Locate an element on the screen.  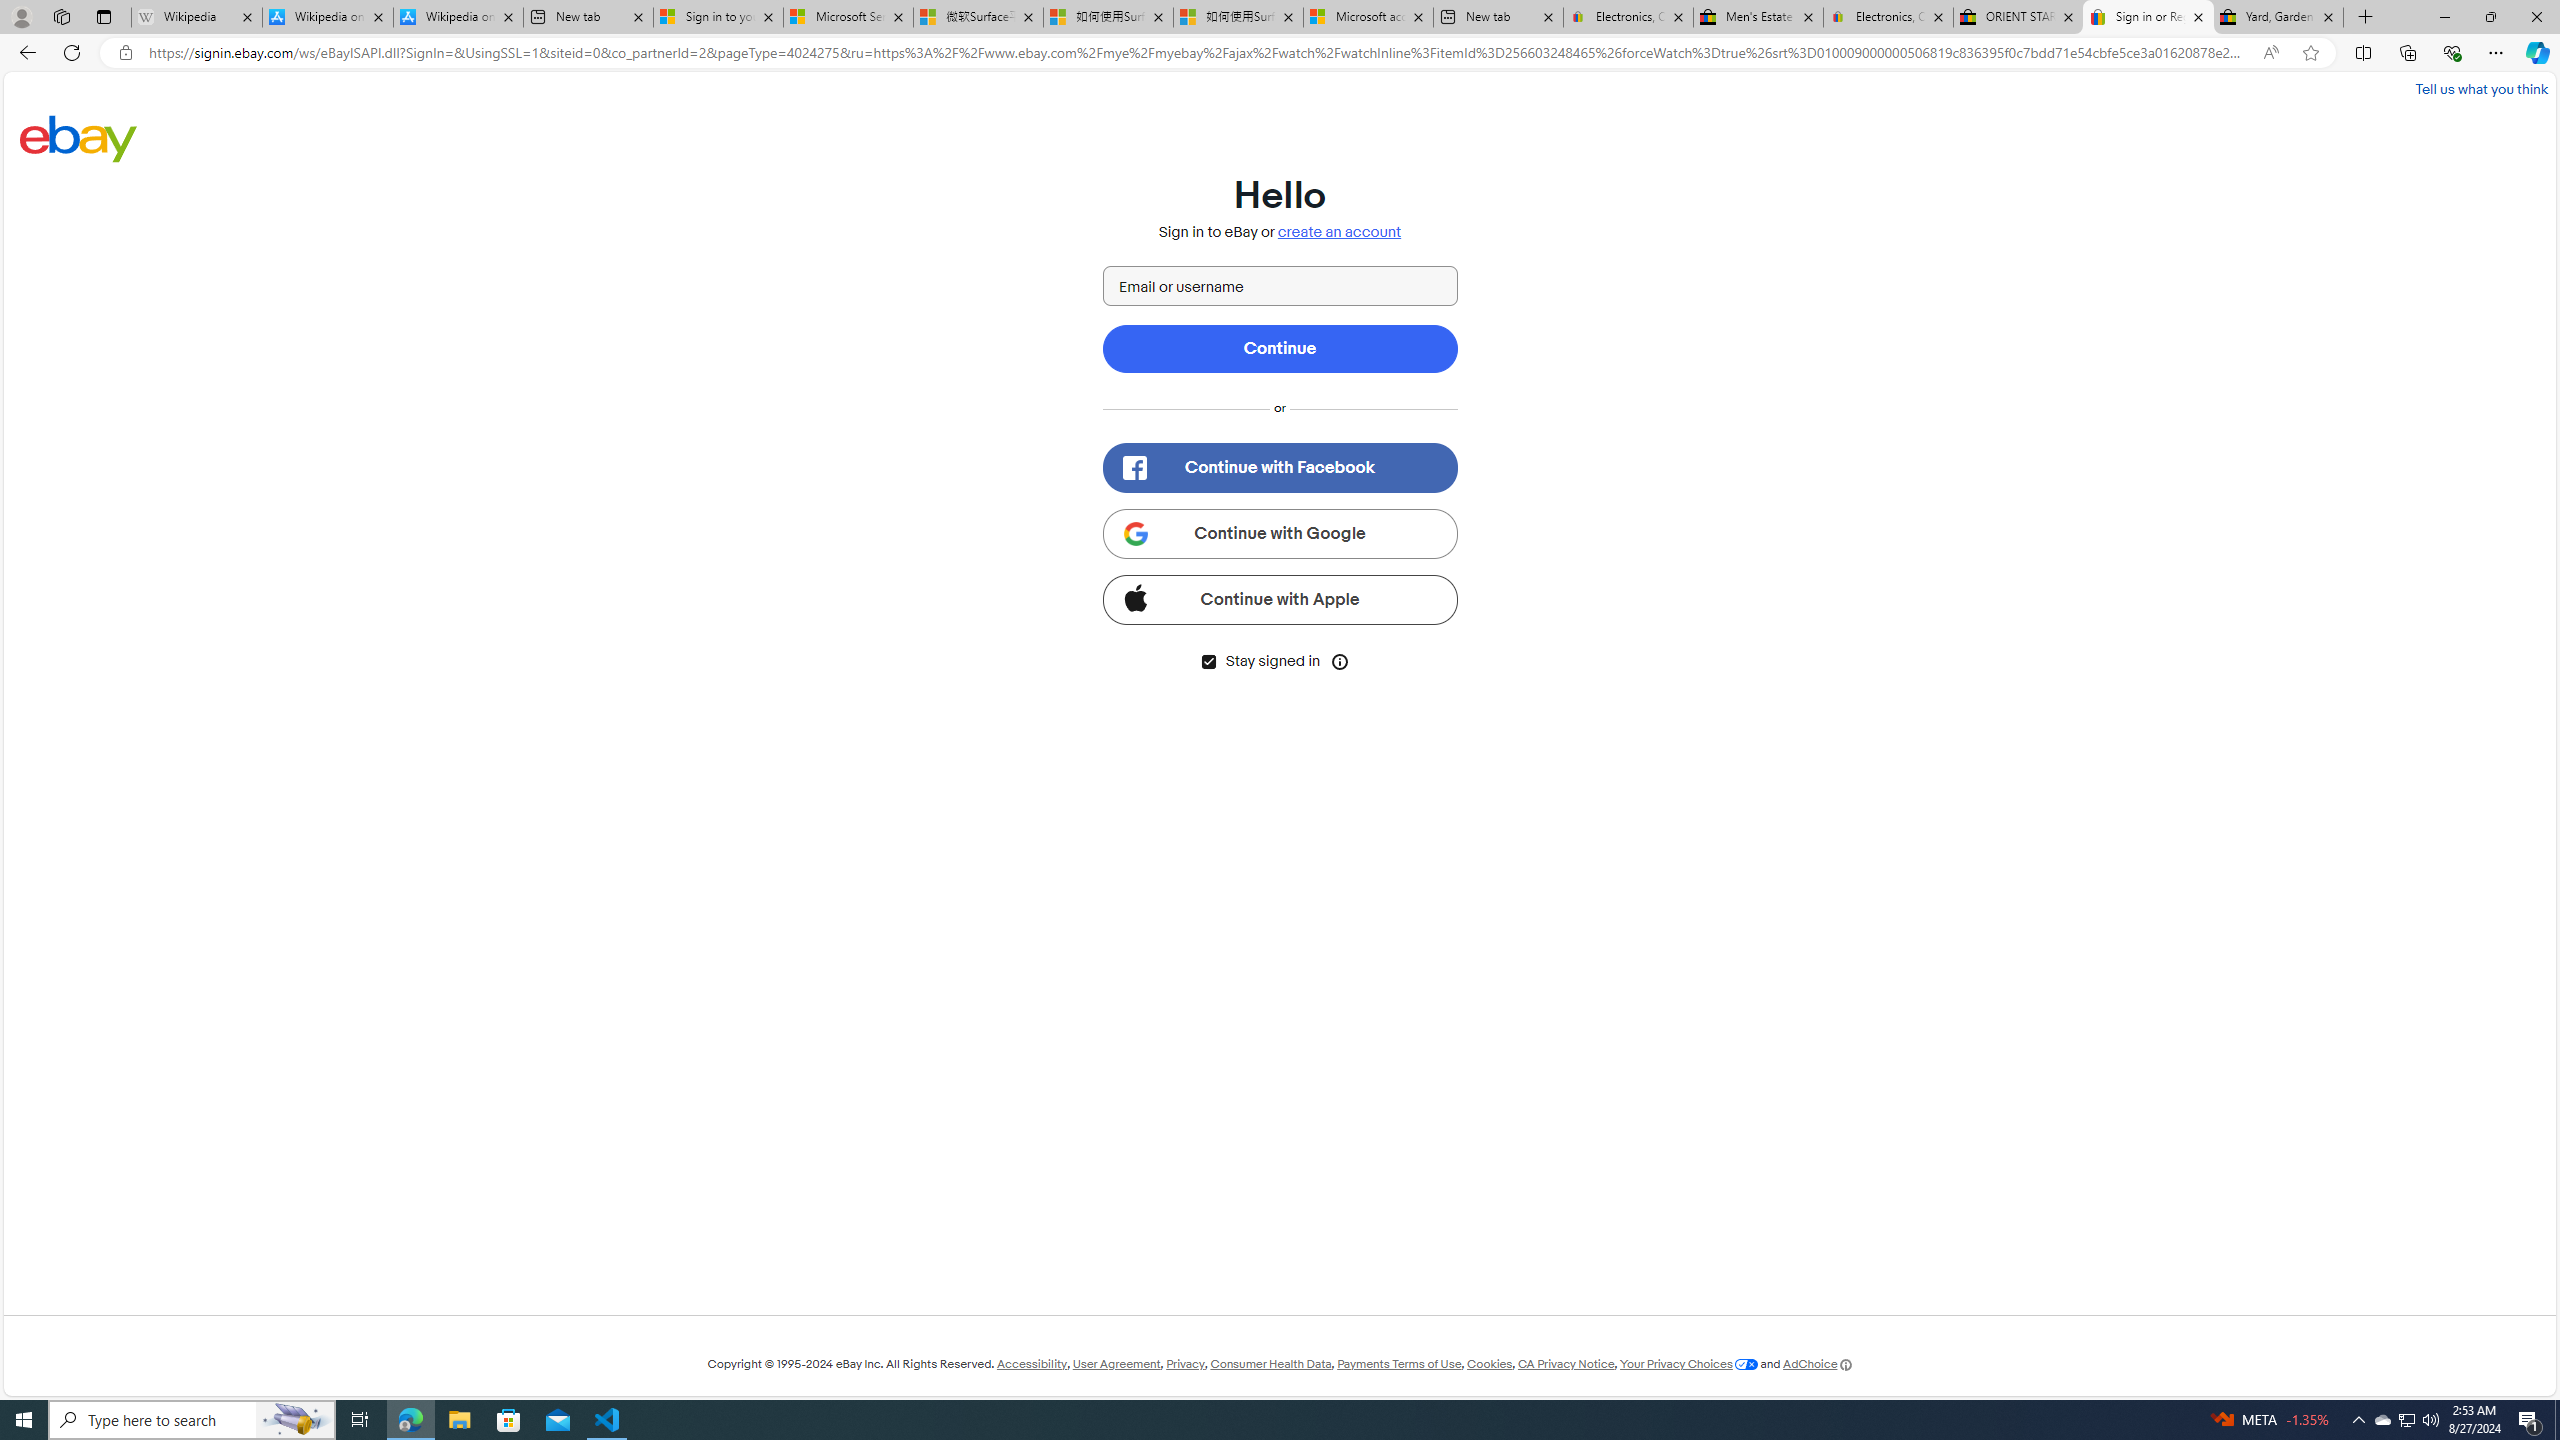
'Class: apple-icon' is located at coordinates (1134, 595).